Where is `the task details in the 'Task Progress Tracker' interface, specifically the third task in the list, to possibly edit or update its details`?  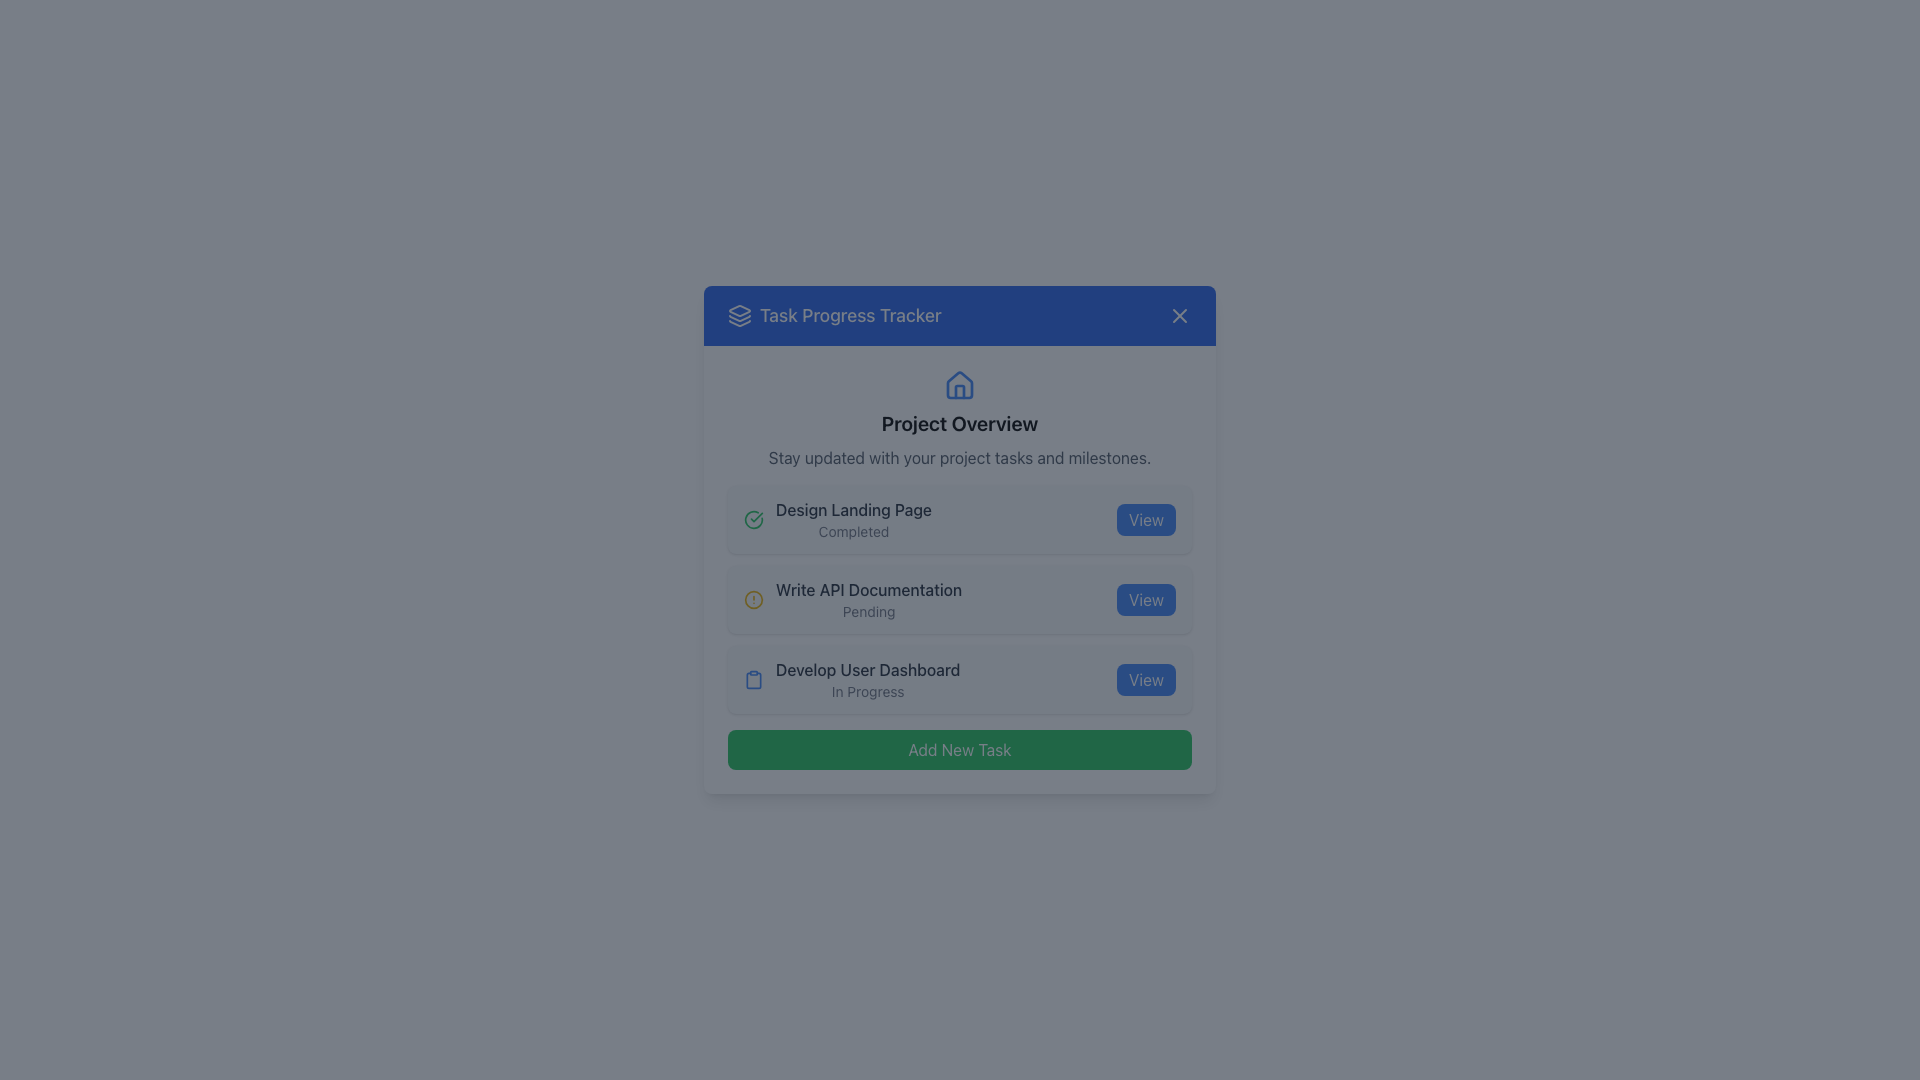 the task details in the 'Task Progress Tracker' interface, specifically the third task in the list, to possibly edit or update its details is located at coordinates (868, 678).